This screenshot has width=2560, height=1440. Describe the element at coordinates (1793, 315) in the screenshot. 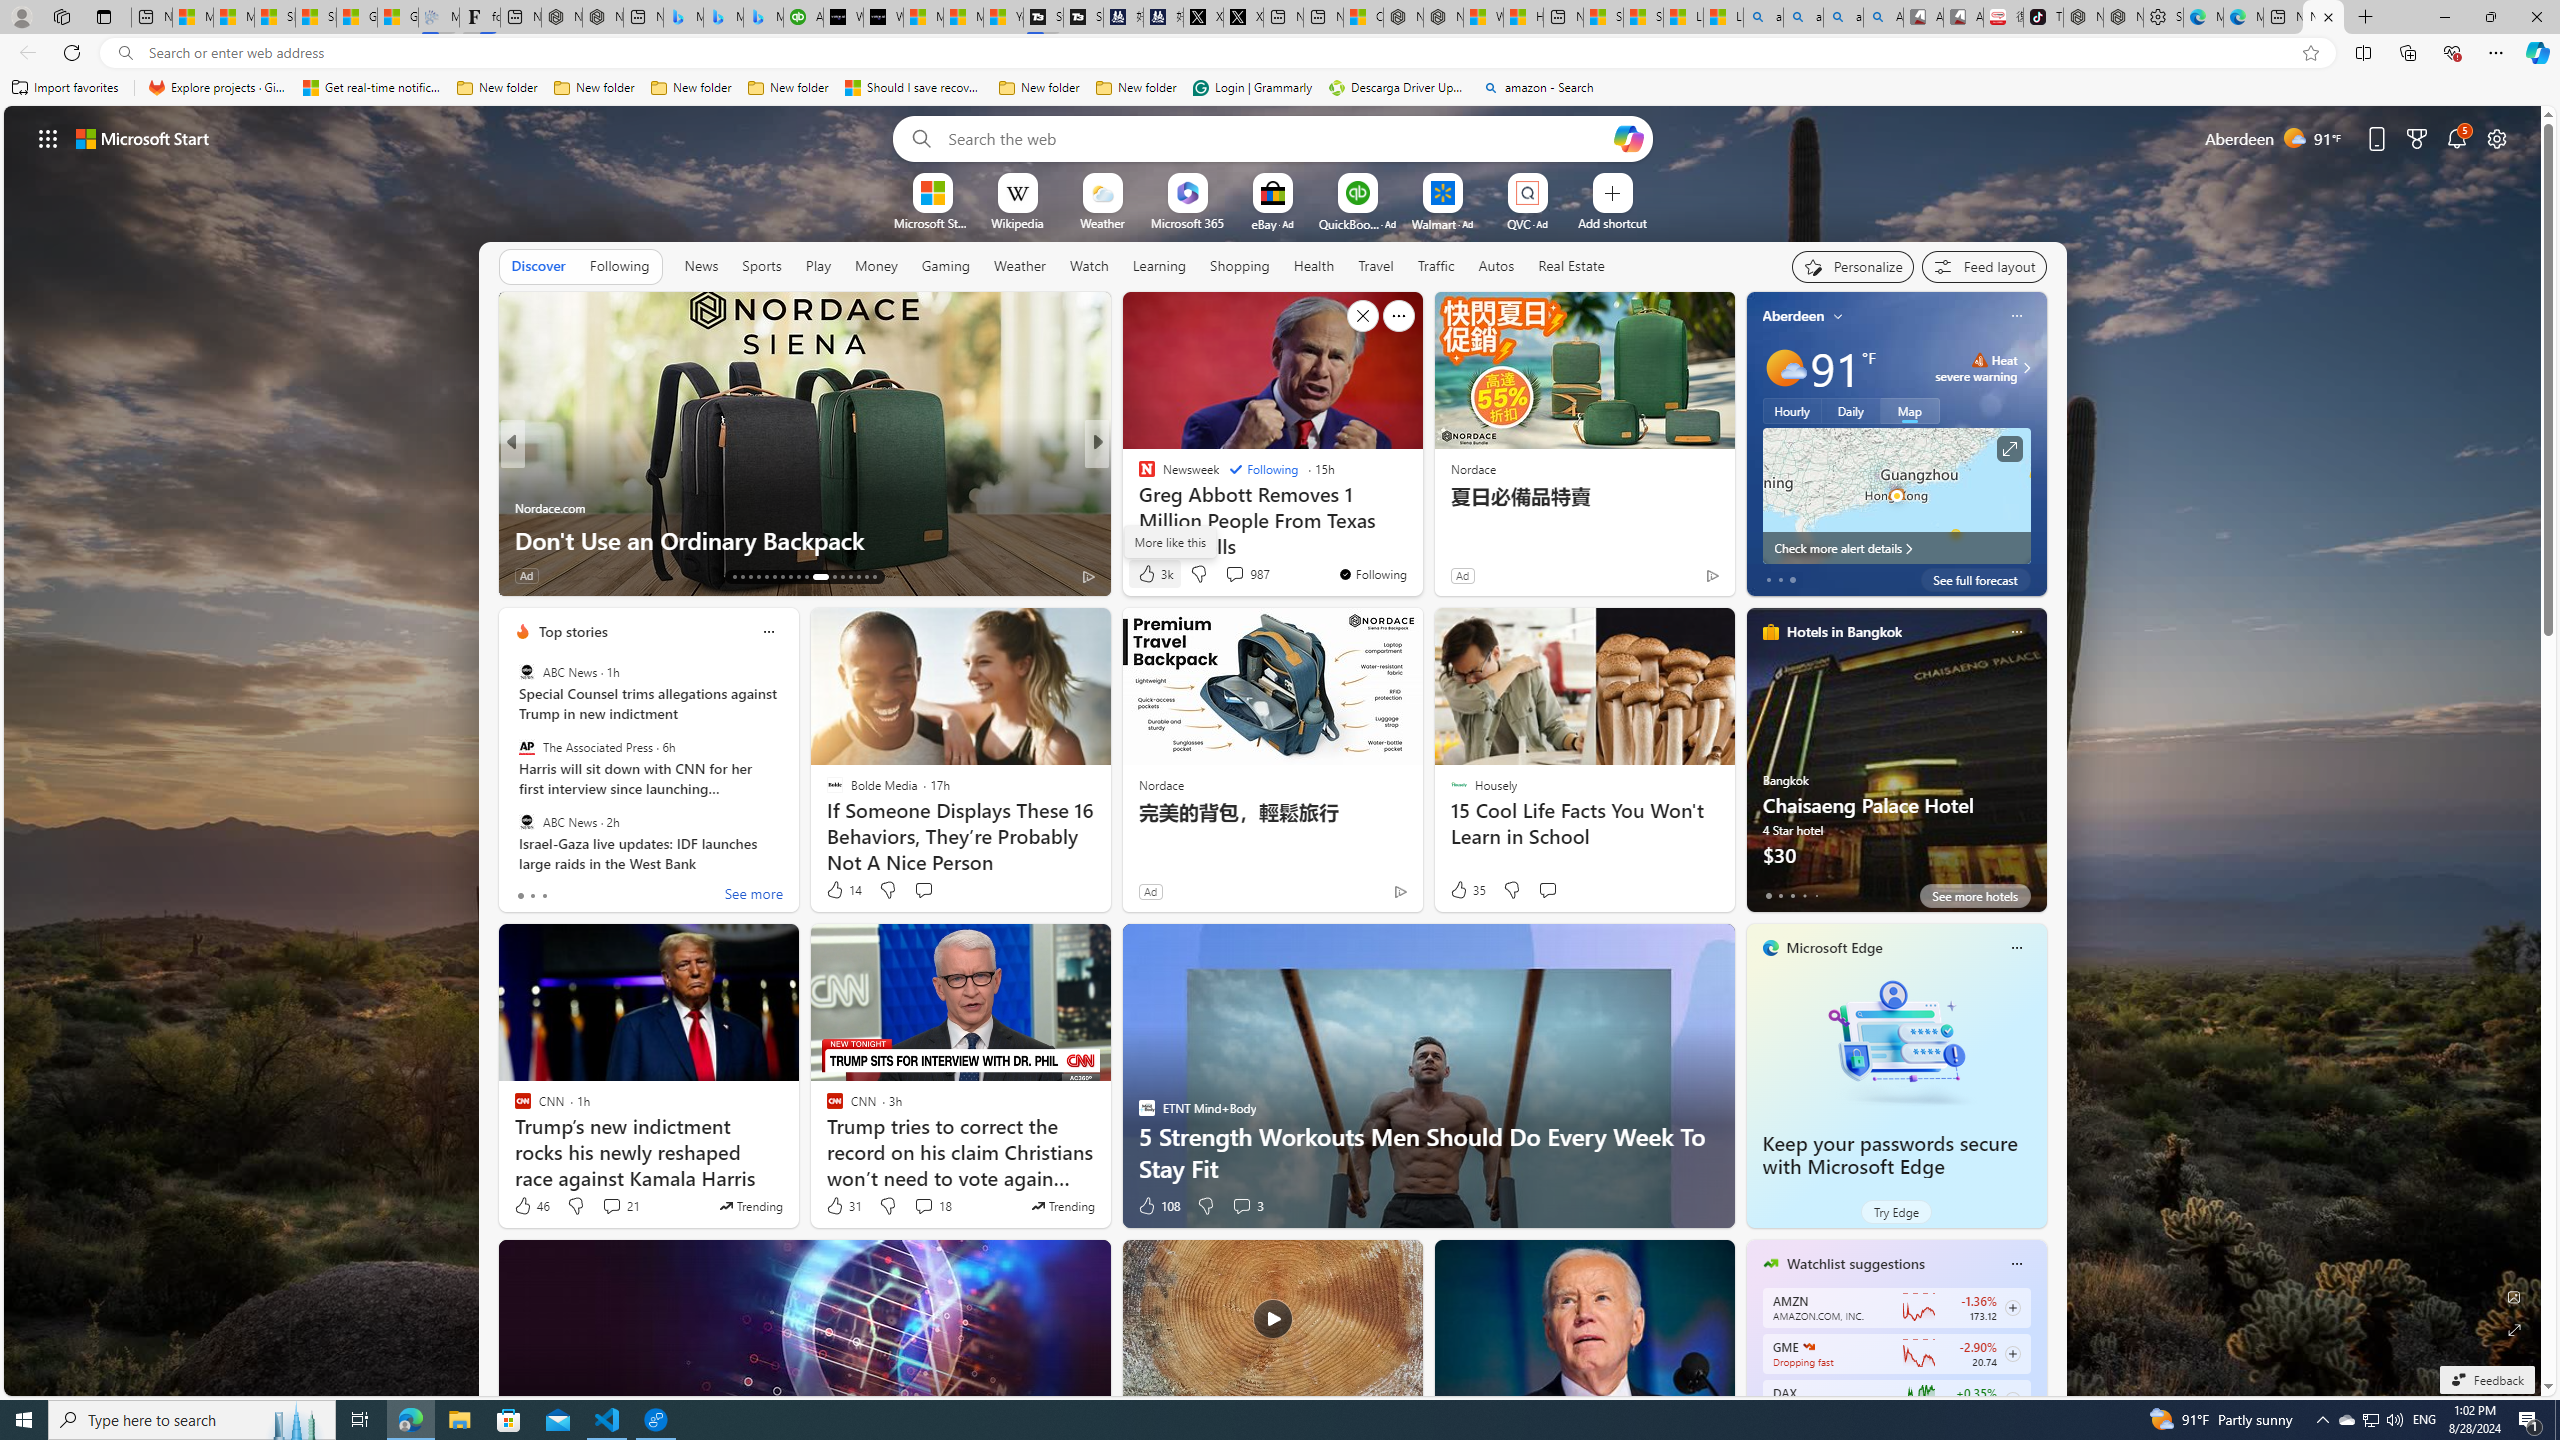

I see `'Aberdeen'` at that location.